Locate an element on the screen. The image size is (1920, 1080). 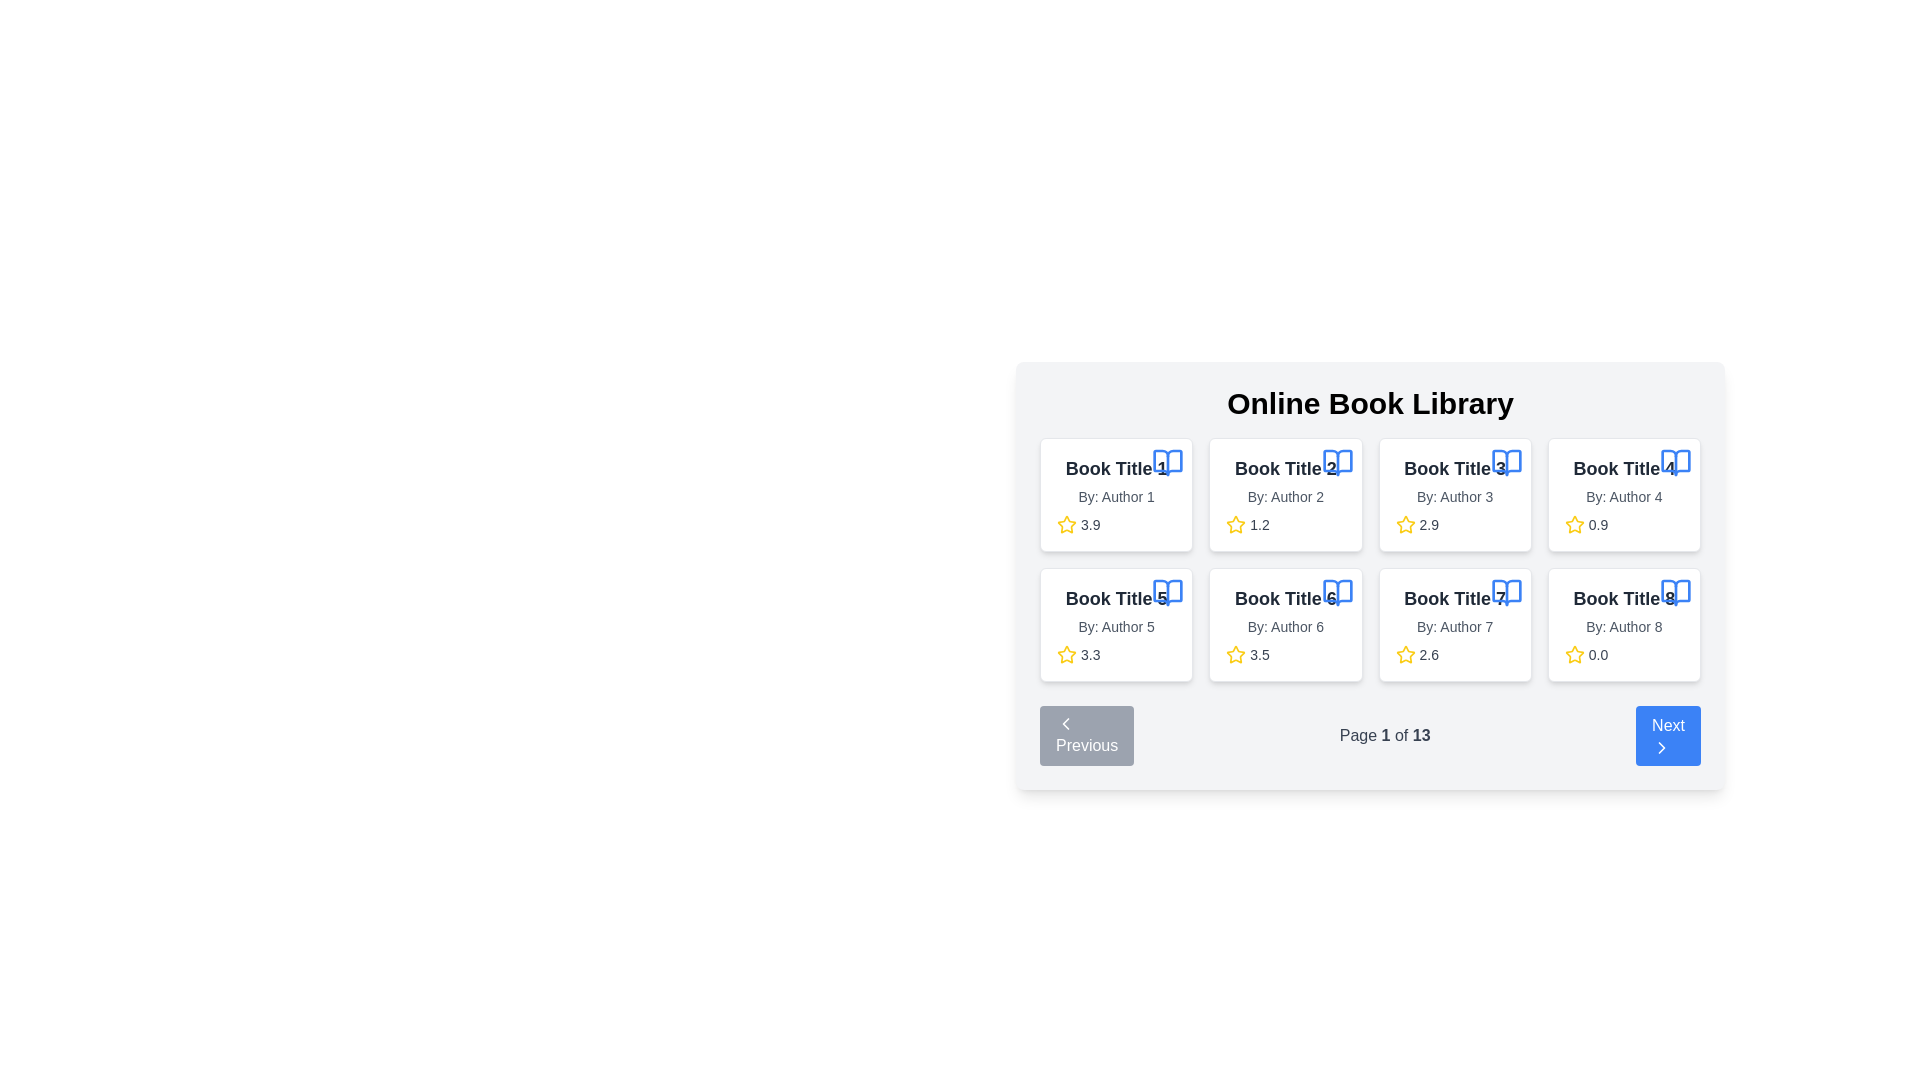
the appearance of the left-pointing arrow icon located within the previous button in the pagination controls at the bottom-left corner of the interface is located at coordinates (1064, 724).